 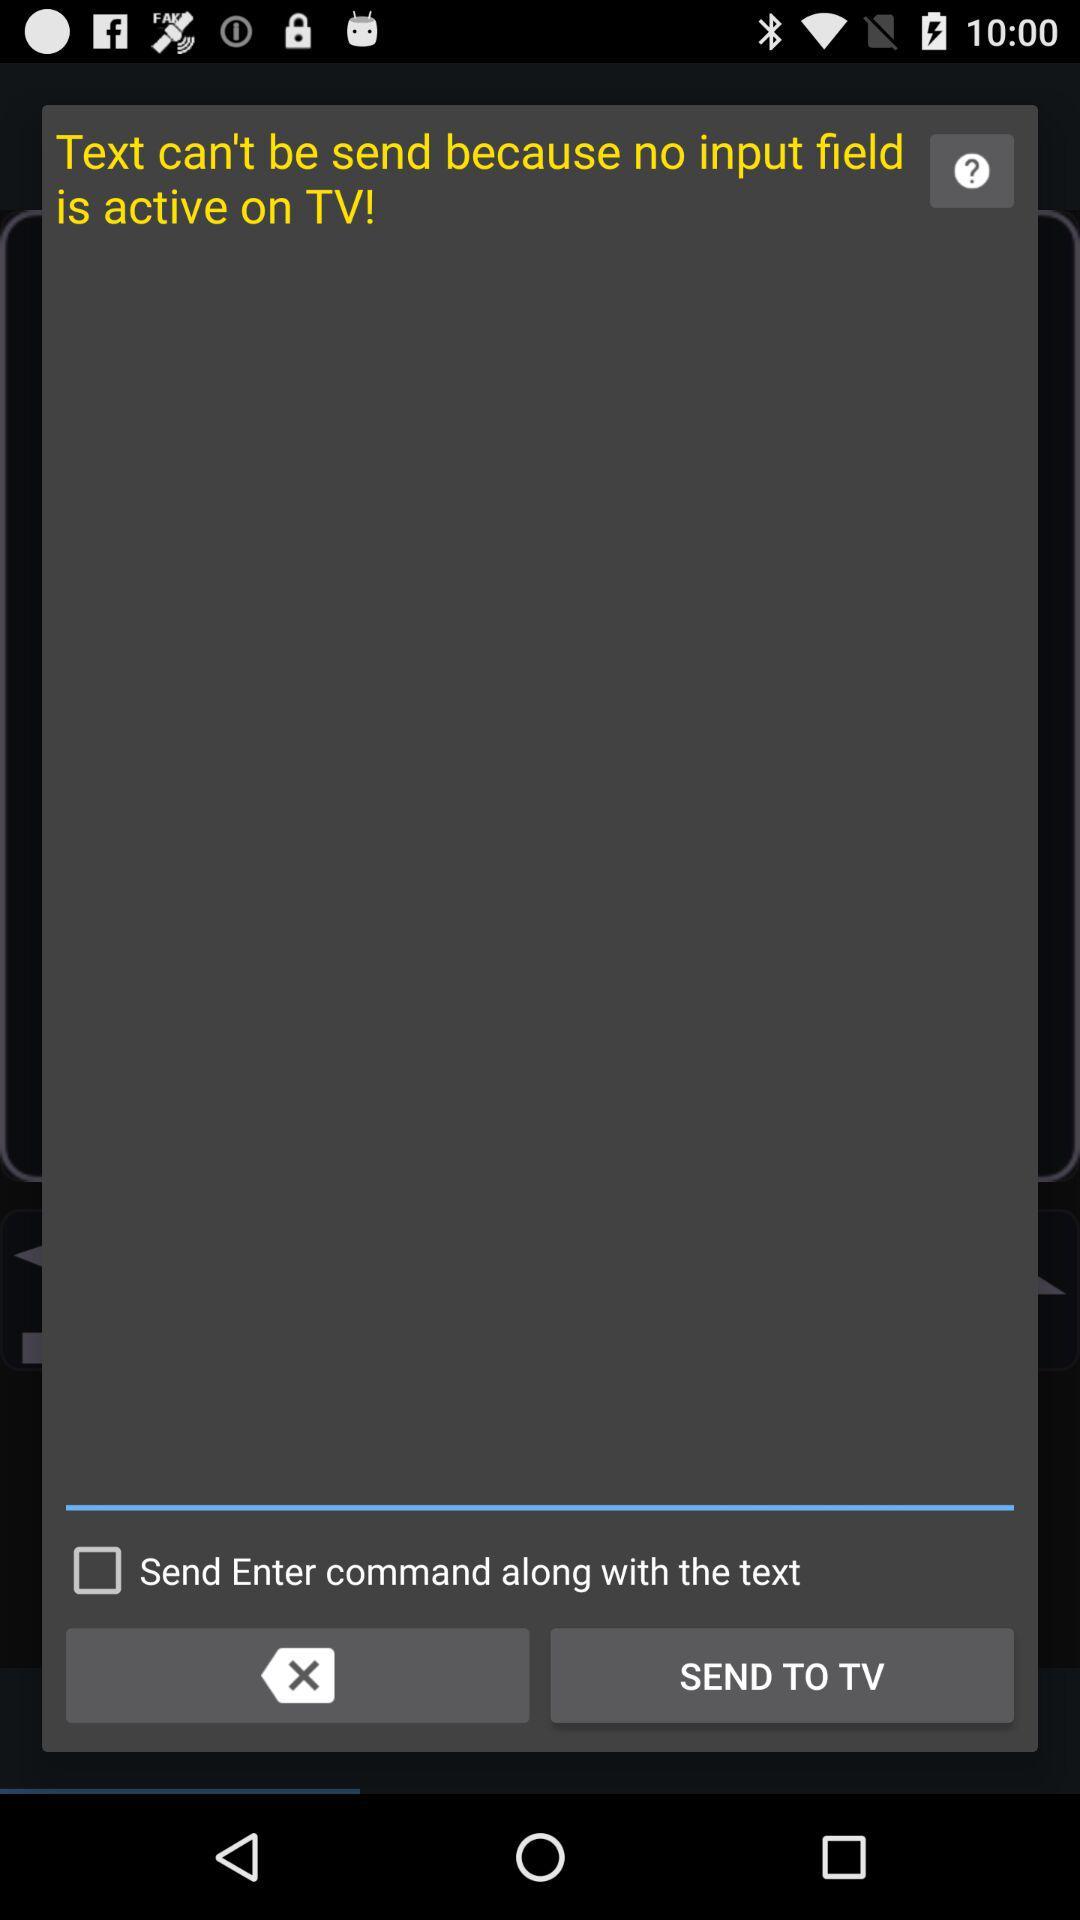 What do you see at coordinates (971, 171) in the screenshot?
I see `icon above   item` at bounding box center [971, 171].